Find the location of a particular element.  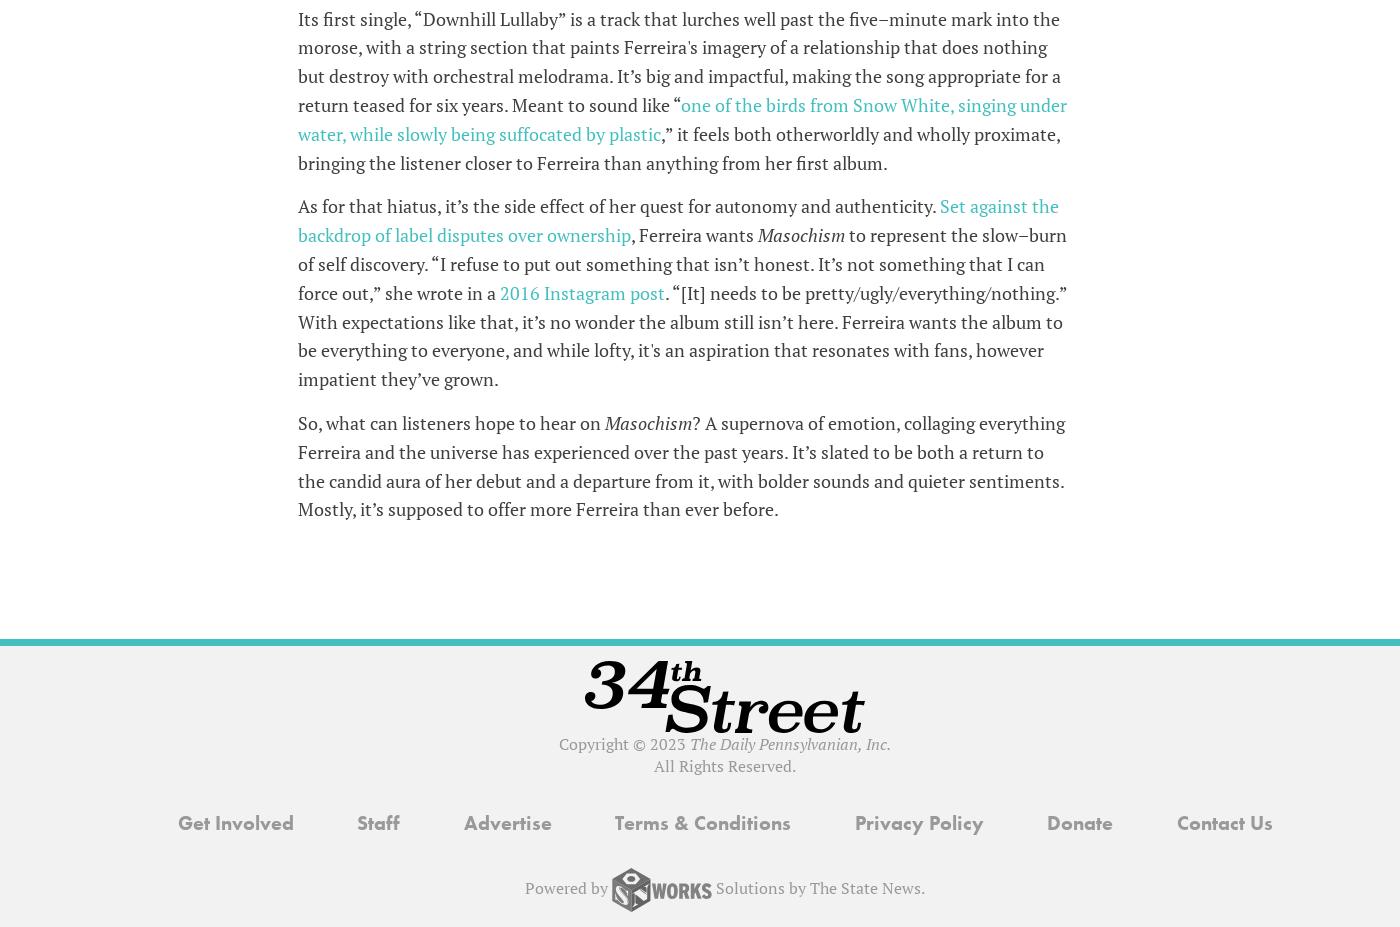

'Set against the backdrop of label disputes over ownership' is located at coordinates (677, 220).